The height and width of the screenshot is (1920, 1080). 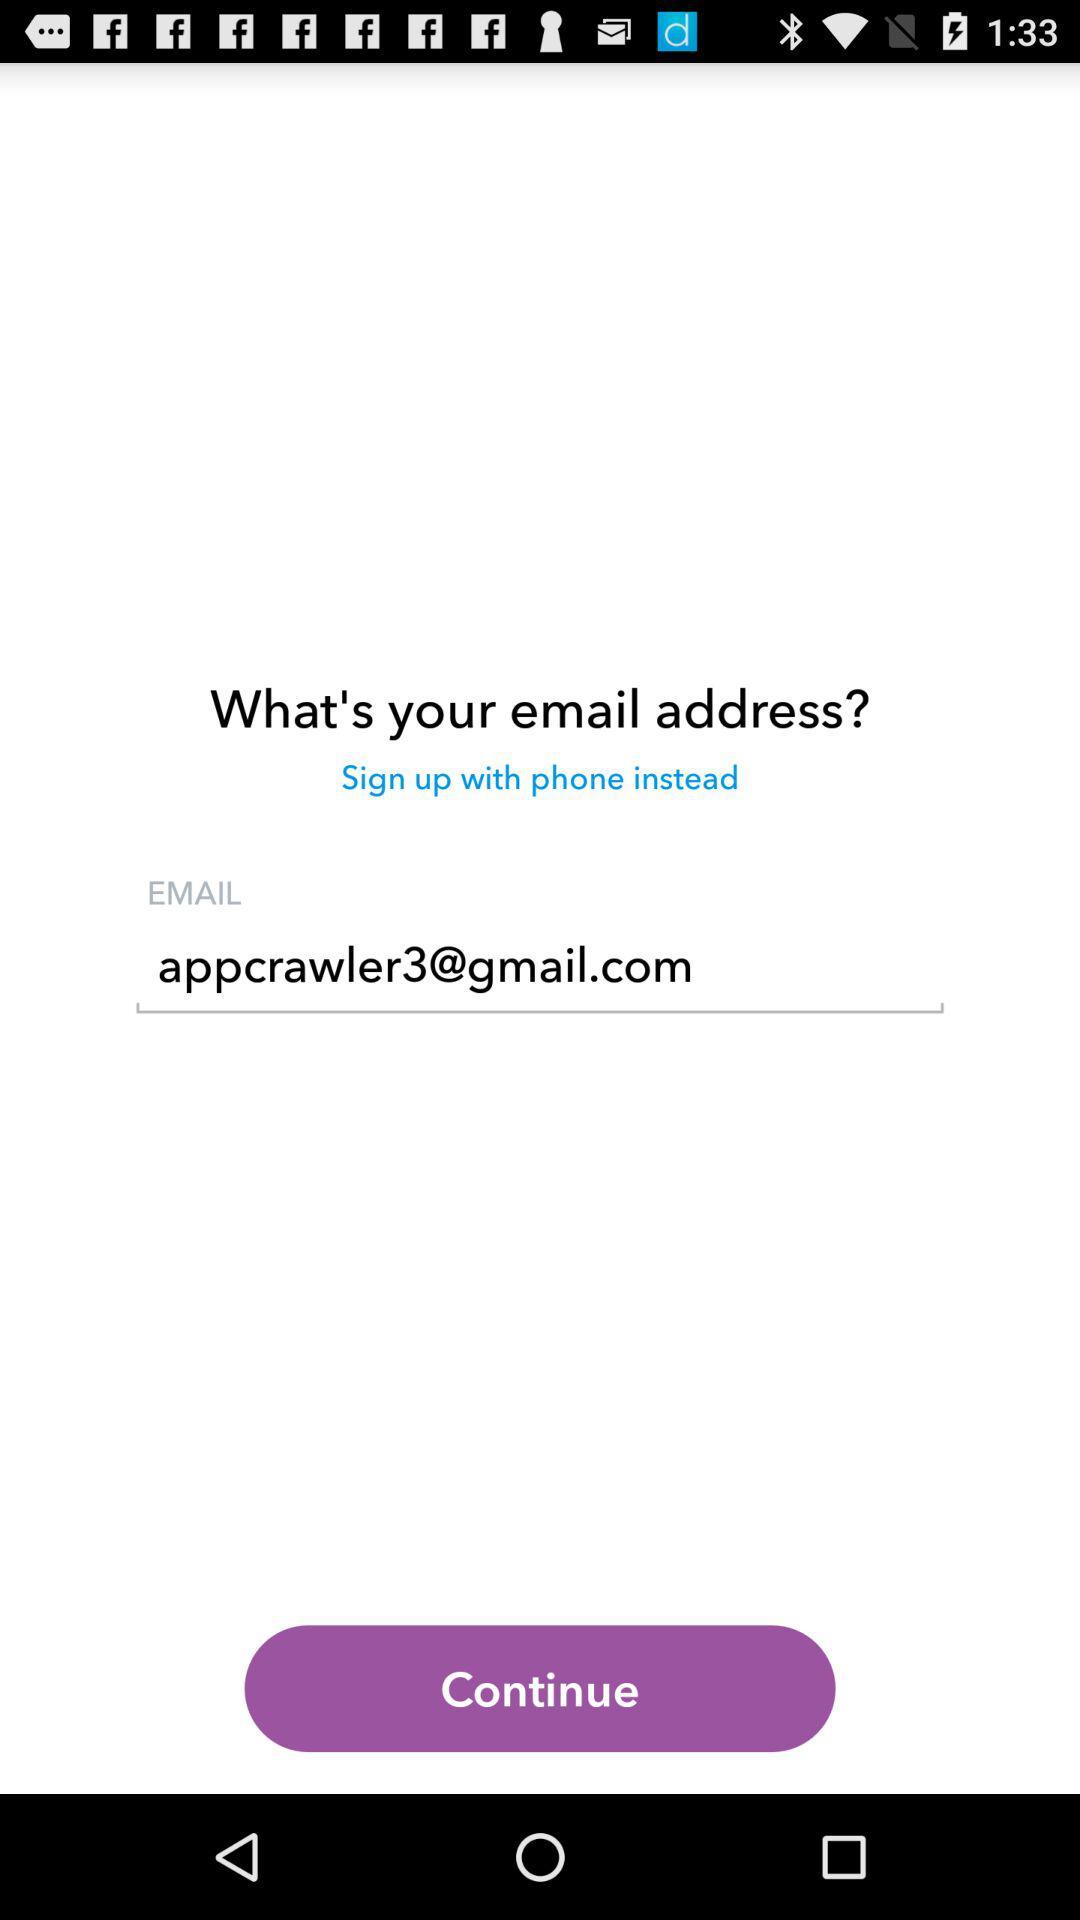 What do you see at coordinates (540, 971) in the screenshot?
I see `the icon below the email item` at bounding box center [540, 971].